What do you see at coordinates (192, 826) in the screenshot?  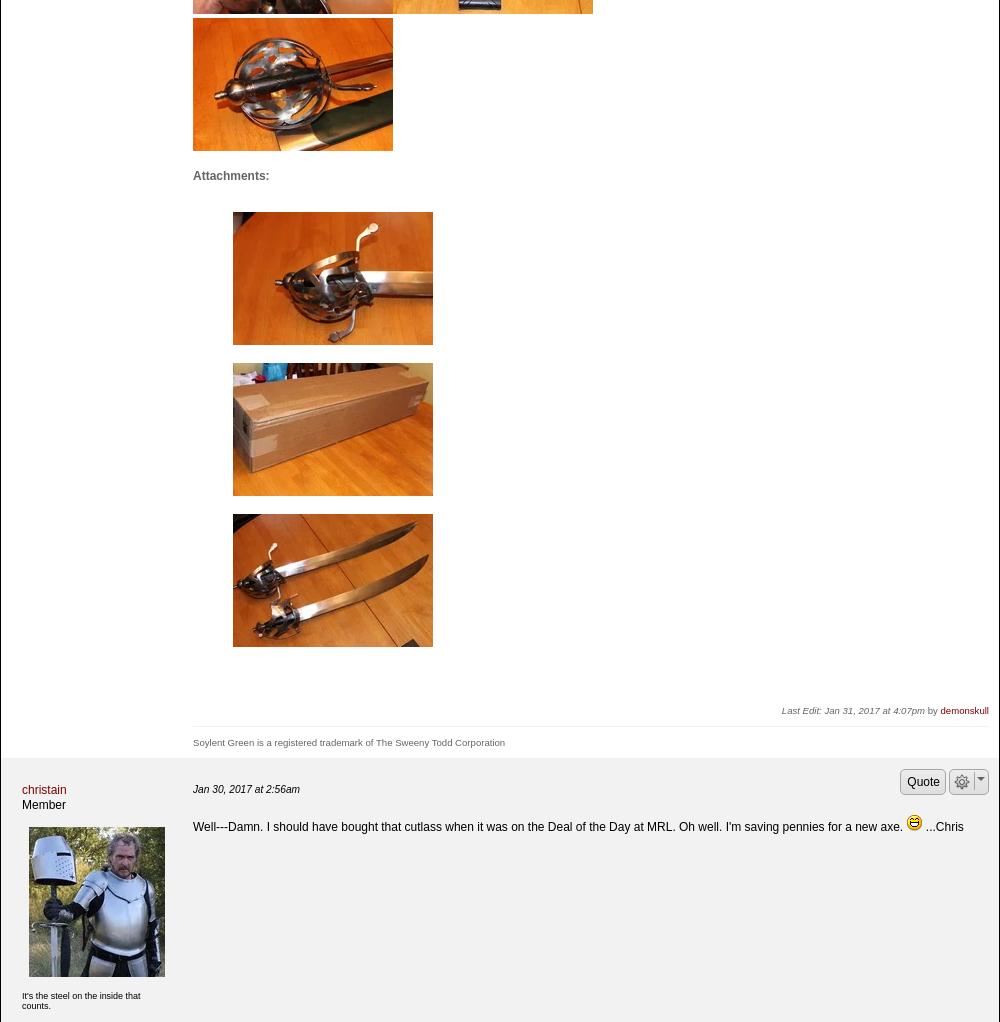 I see `'Well---Damn. I should have bought that cutlass when it was on the Deal of the Day at MRL. Oh well. I'm saving pennies for a new axe.'` at bounding box center [192, 826].